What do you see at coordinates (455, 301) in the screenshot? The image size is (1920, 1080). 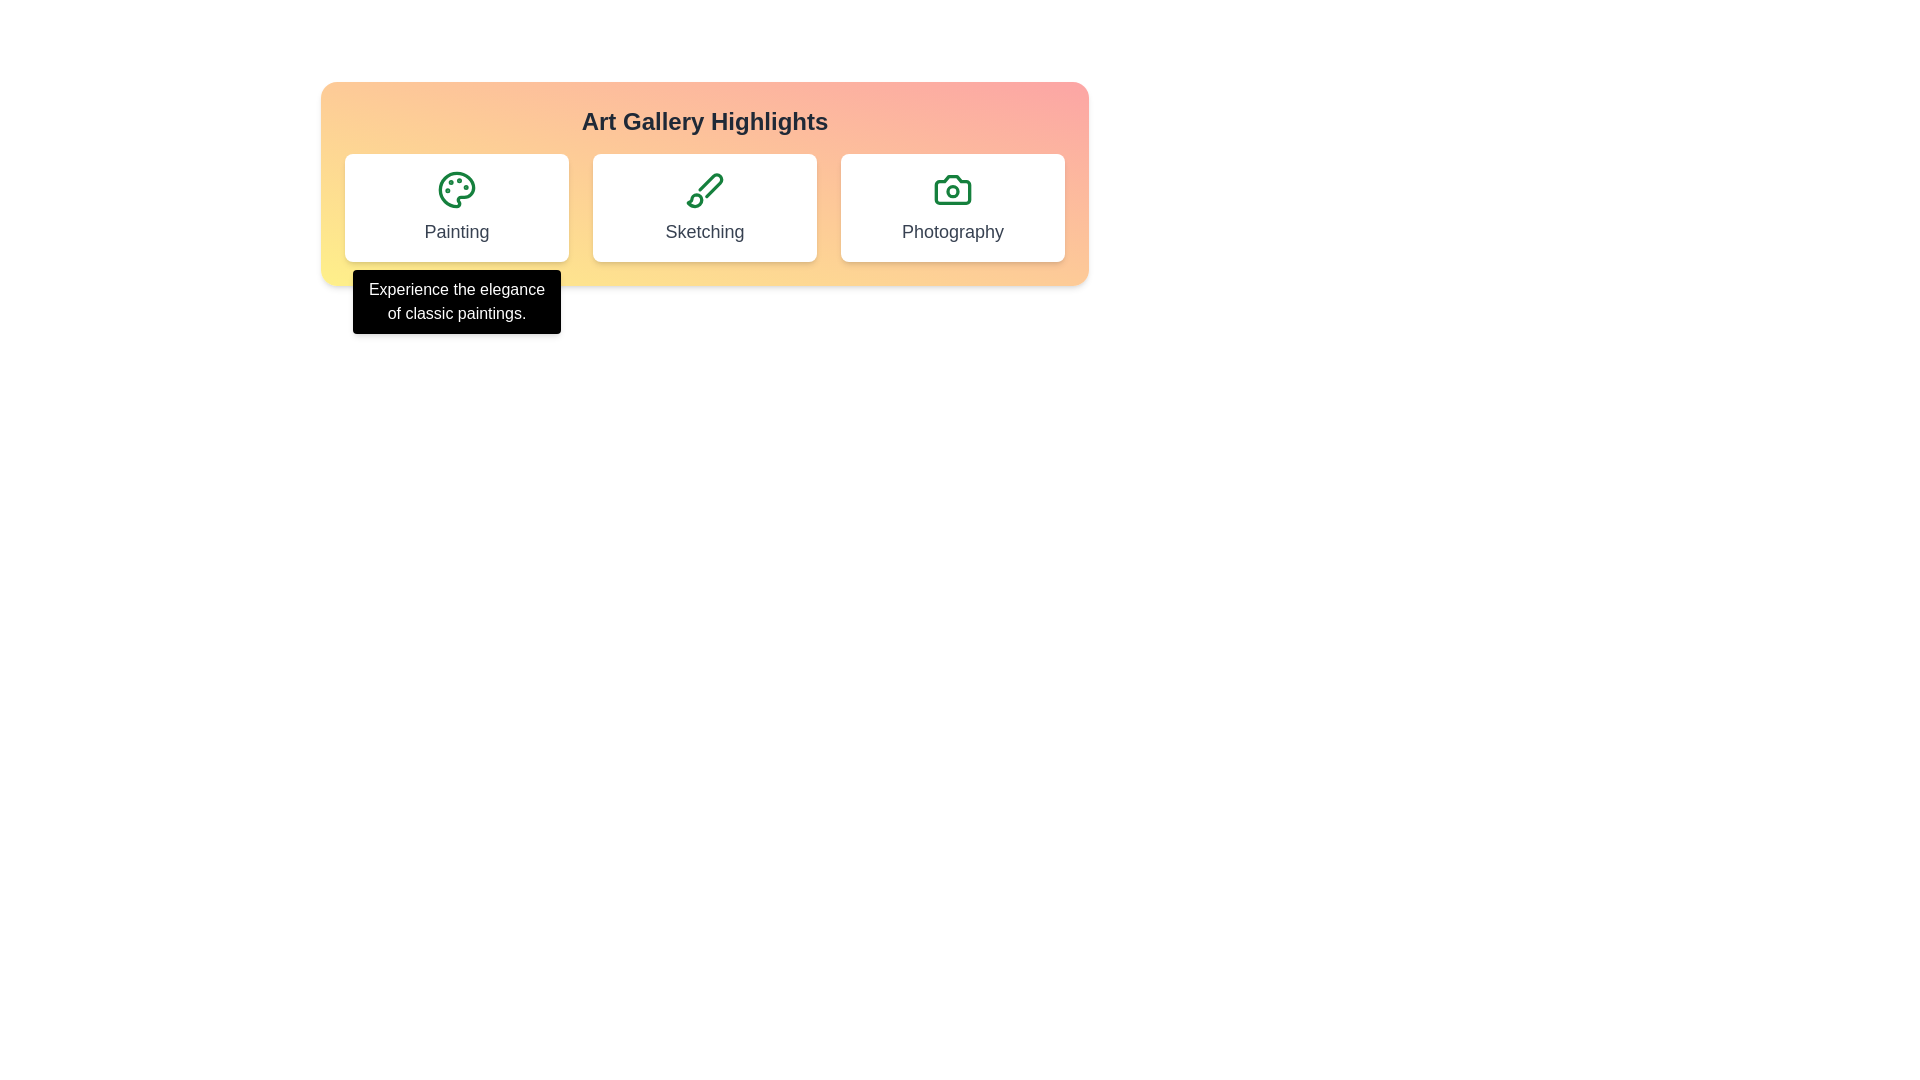 I see `the tooltip providing additional information about the 'Painting' card located below it in the 'Art Gallery Highlights' section` at bounding box center [455, 301].